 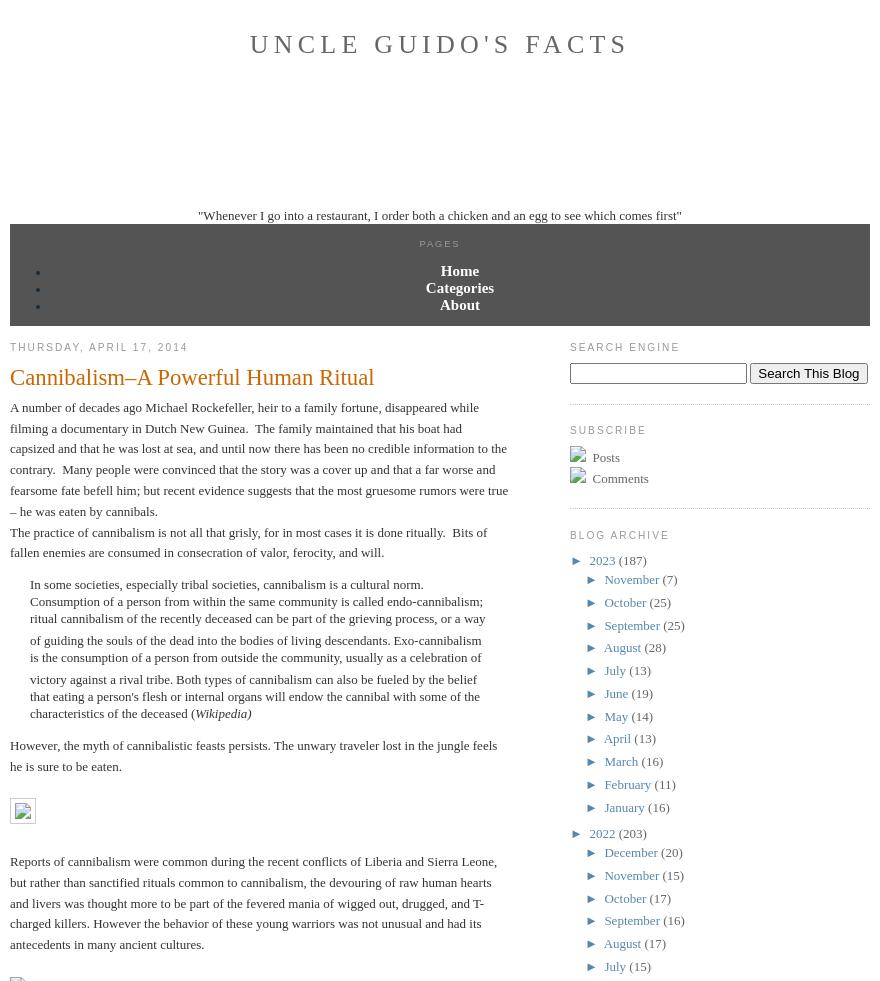 I want to click on 'December', so click(x=603, y=852).